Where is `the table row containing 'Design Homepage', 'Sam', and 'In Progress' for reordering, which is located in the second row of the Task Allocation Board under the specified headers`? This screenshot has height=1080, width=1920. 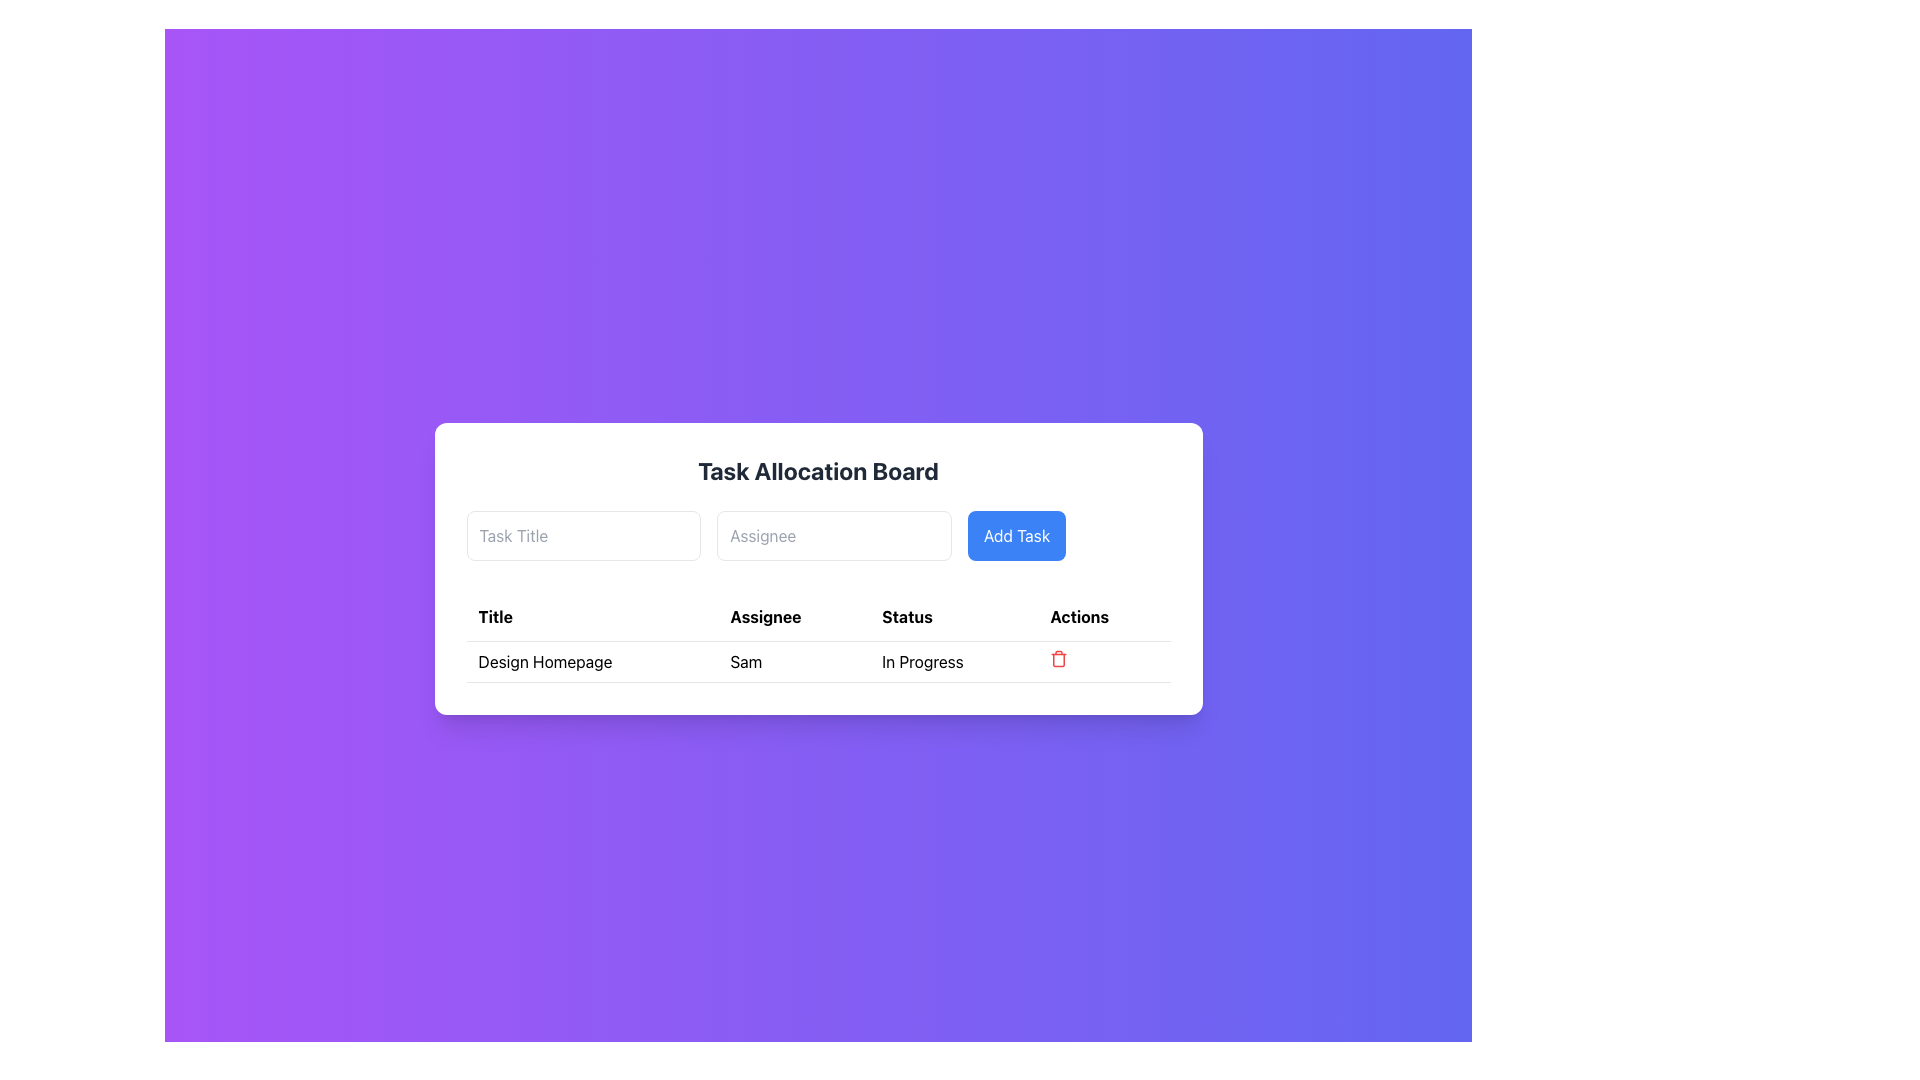 the table row containing 'Design Homepage', 'Sam', and 'In Progress' for reordering, which is located in the second row of the Task Allocation Board under the specified headers is located at coordinates (818, 662).